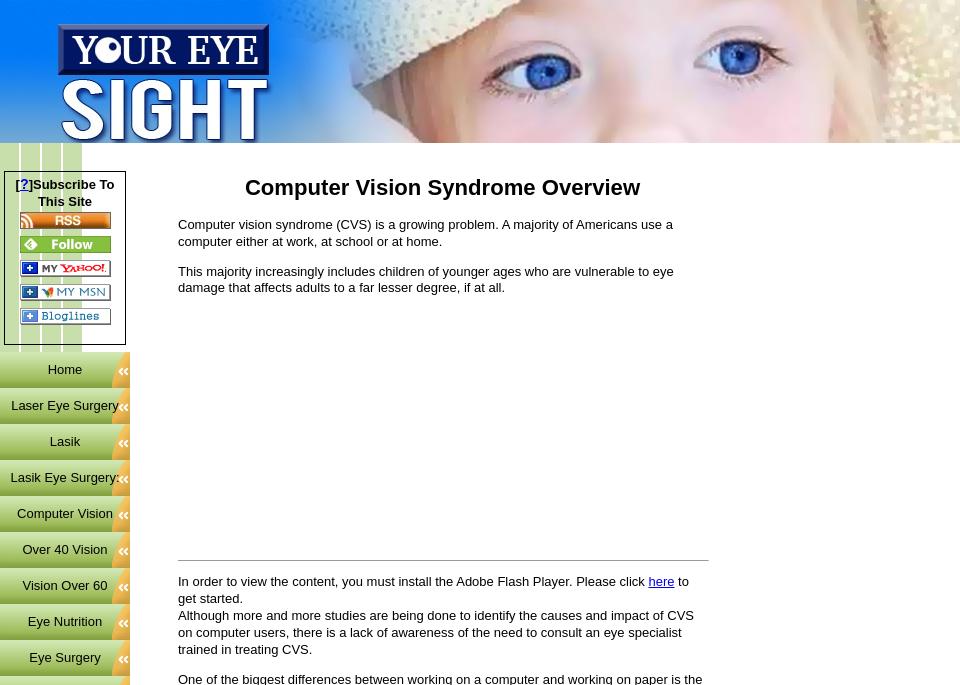 Image resolution: width=960 pixels, height=685 pixels. I want to click on '[', so click(13, 182).